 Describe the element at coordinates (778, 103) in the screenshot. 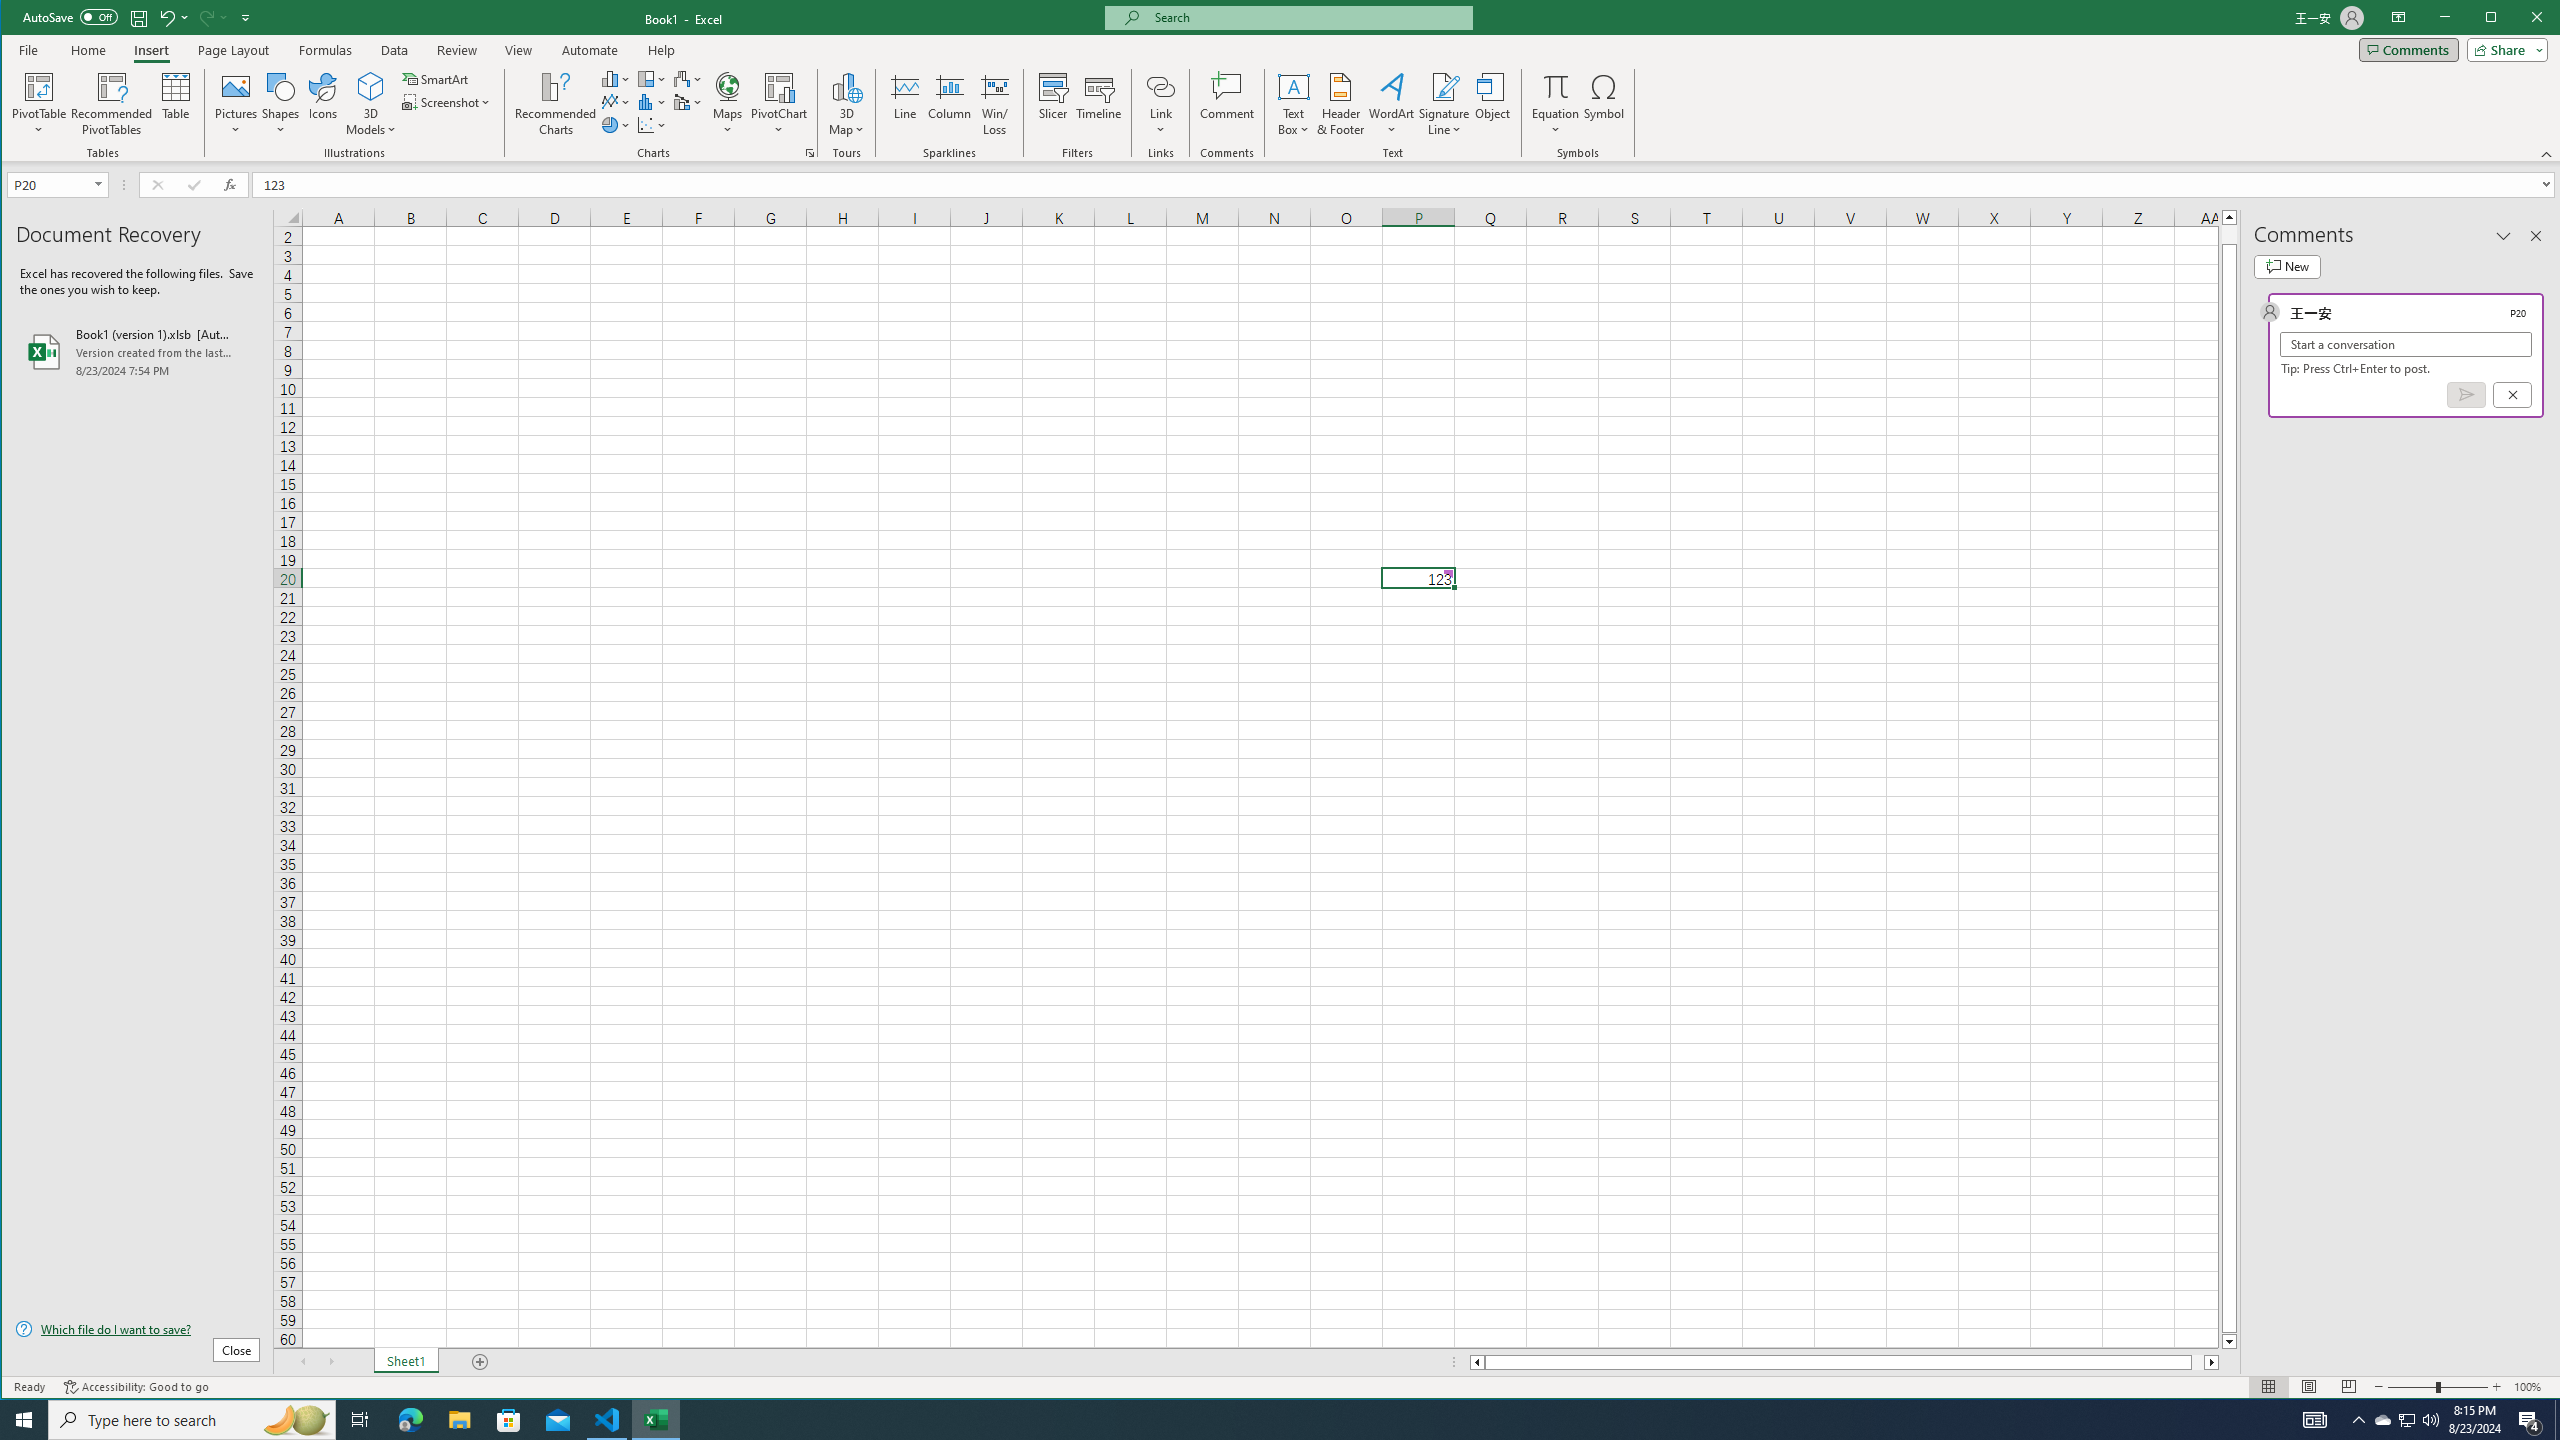

I see `'PivotChart'` at that location.